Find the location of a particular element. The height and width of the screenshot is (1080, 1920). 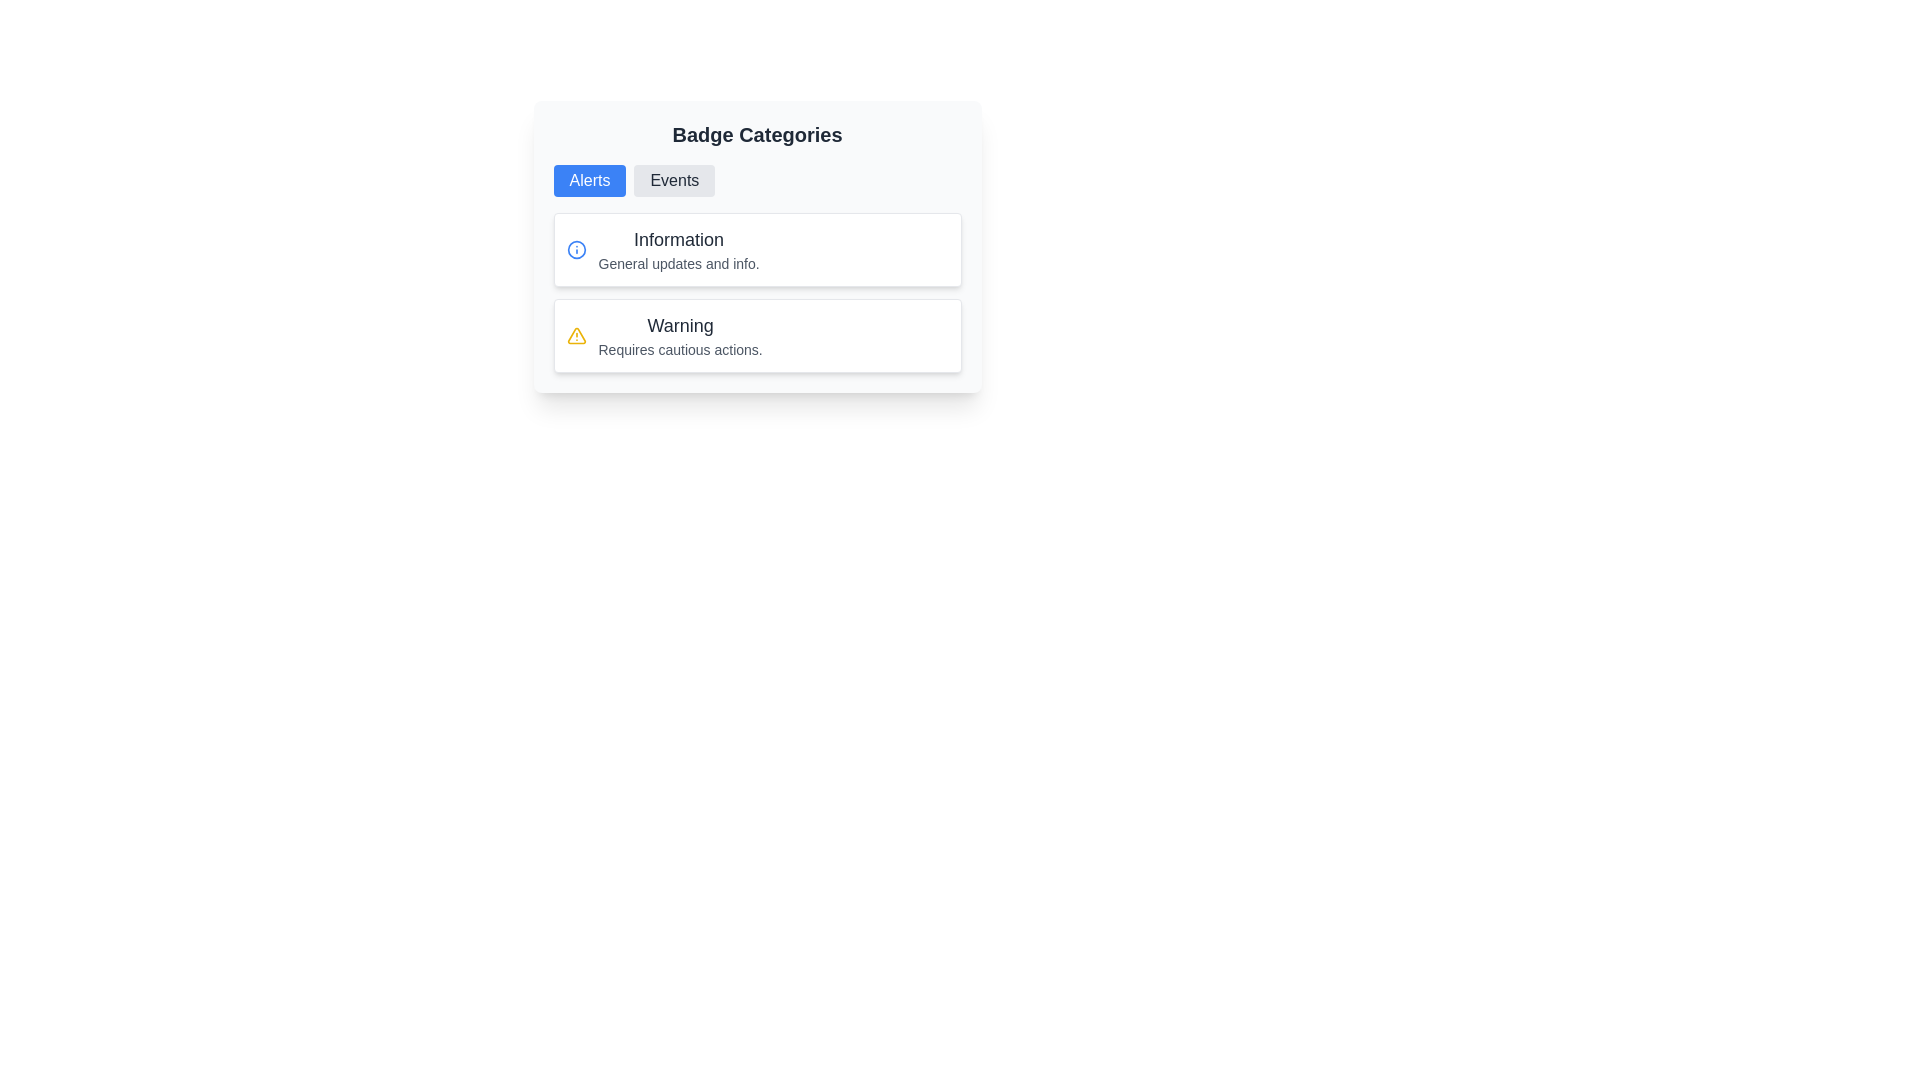

the 'Alerts' button on the Toggle selector located in the 'Badge Categories' section, which allows users to switch between 'Alerts' and 'Events' is located at coordinates (756, 181).